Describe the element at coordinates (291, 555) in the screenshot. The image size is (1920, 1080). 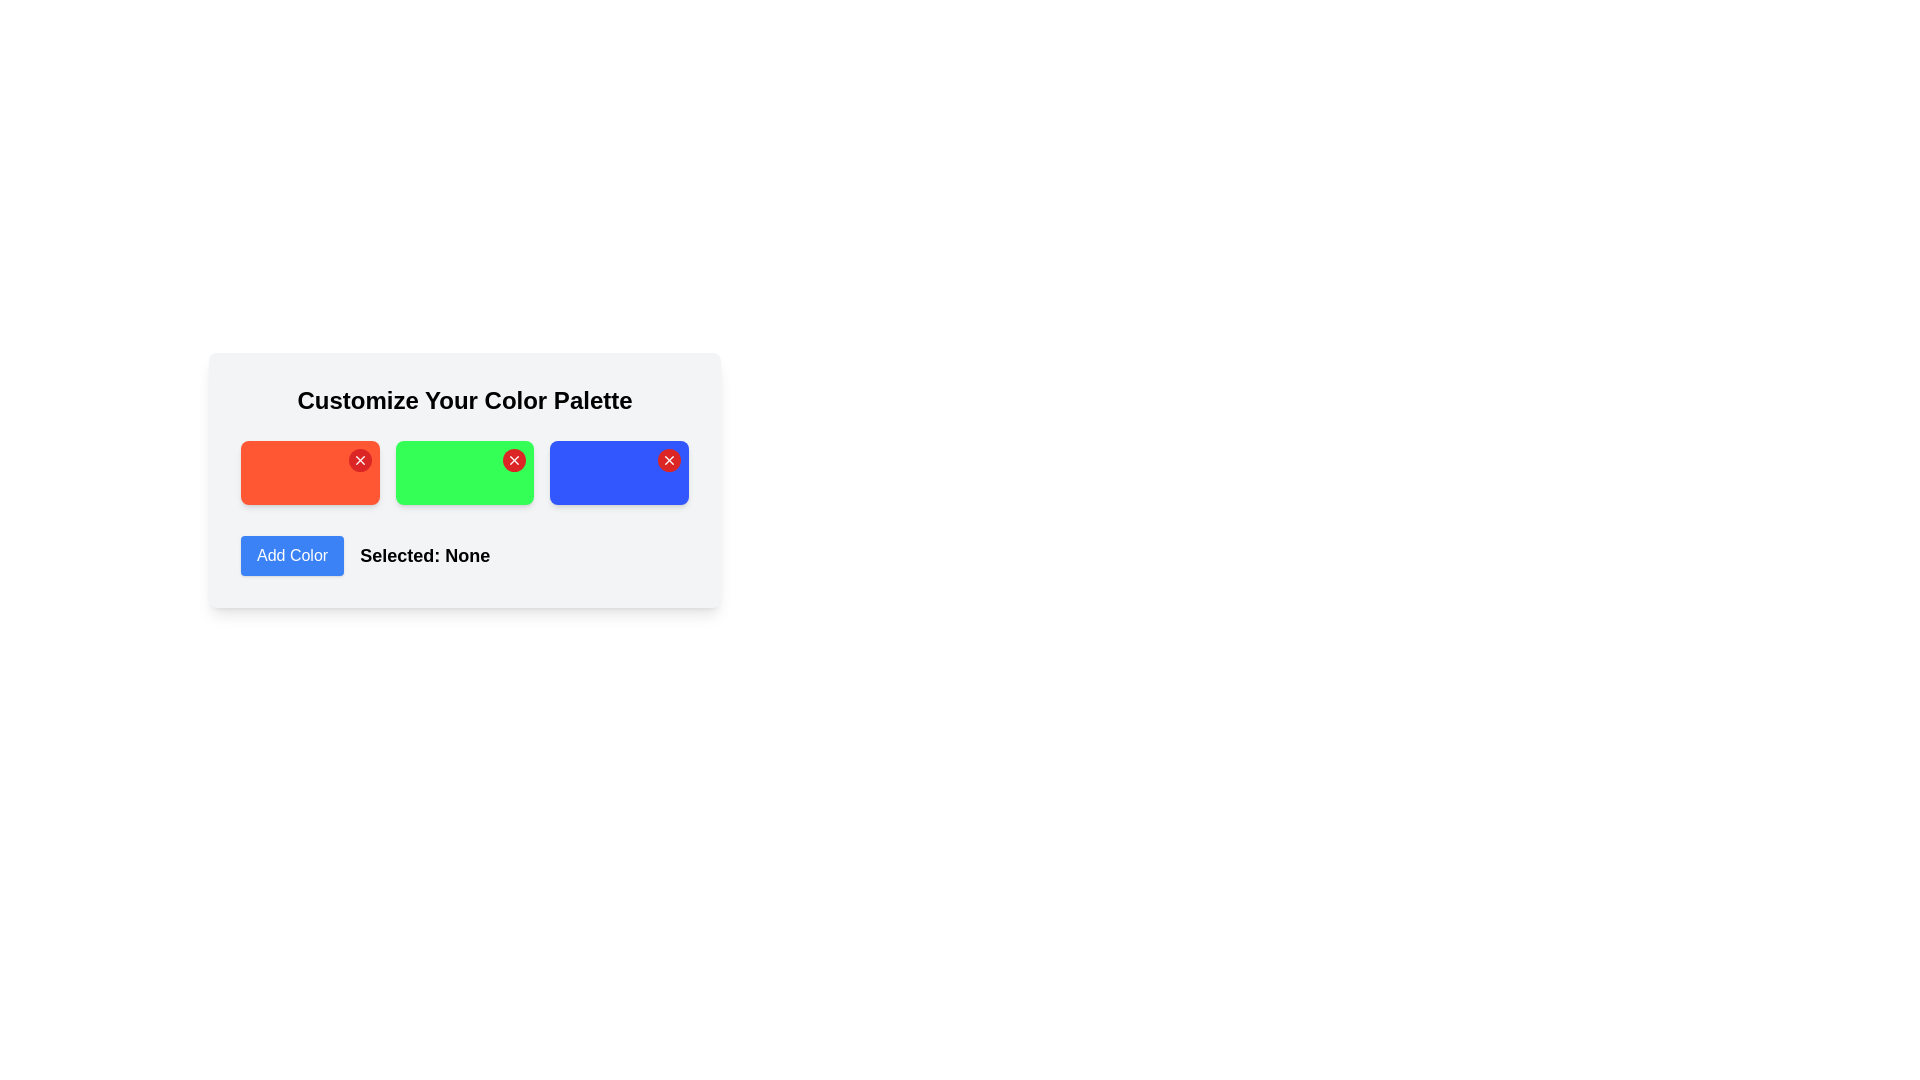
I see `the blue 'Add Color' button with rounded corners` at that location.